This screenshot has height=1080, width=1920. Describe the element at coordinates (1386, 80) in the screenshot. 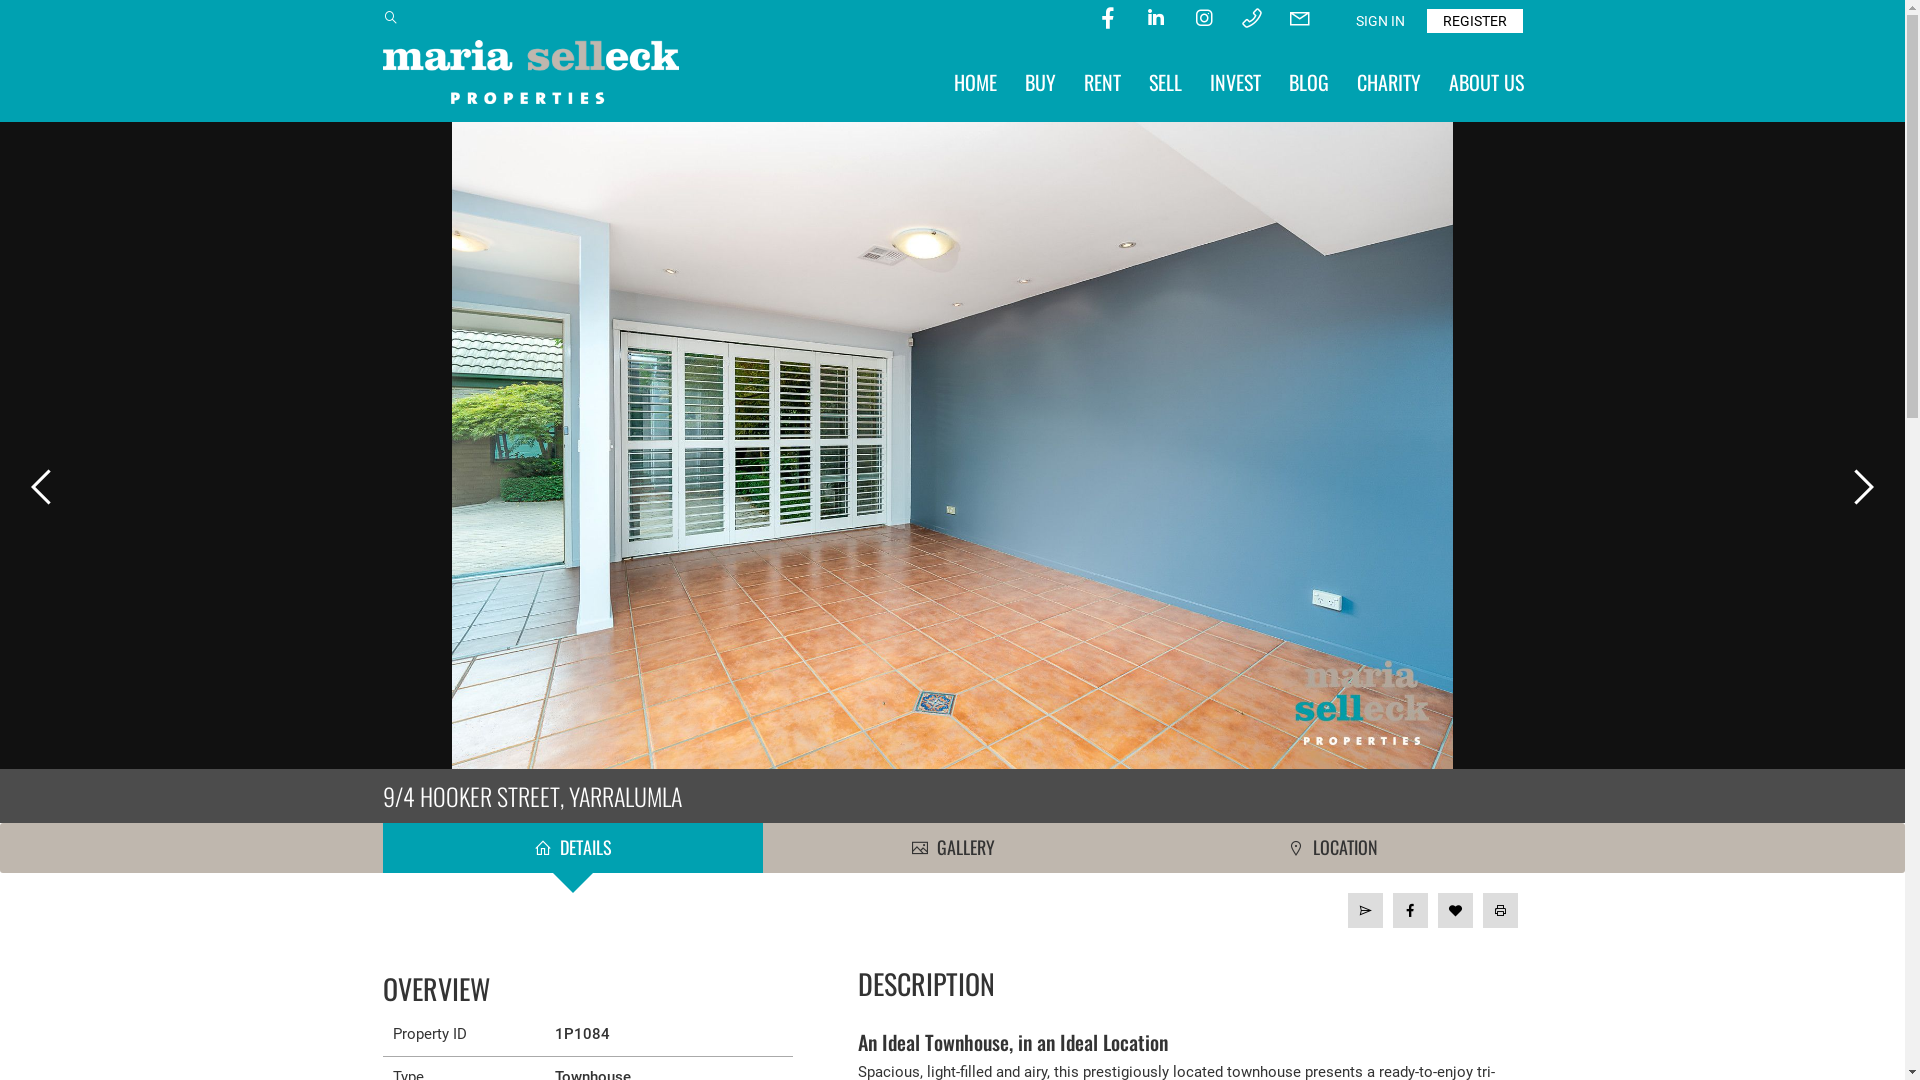

I see `'CHARITY'` at that location.